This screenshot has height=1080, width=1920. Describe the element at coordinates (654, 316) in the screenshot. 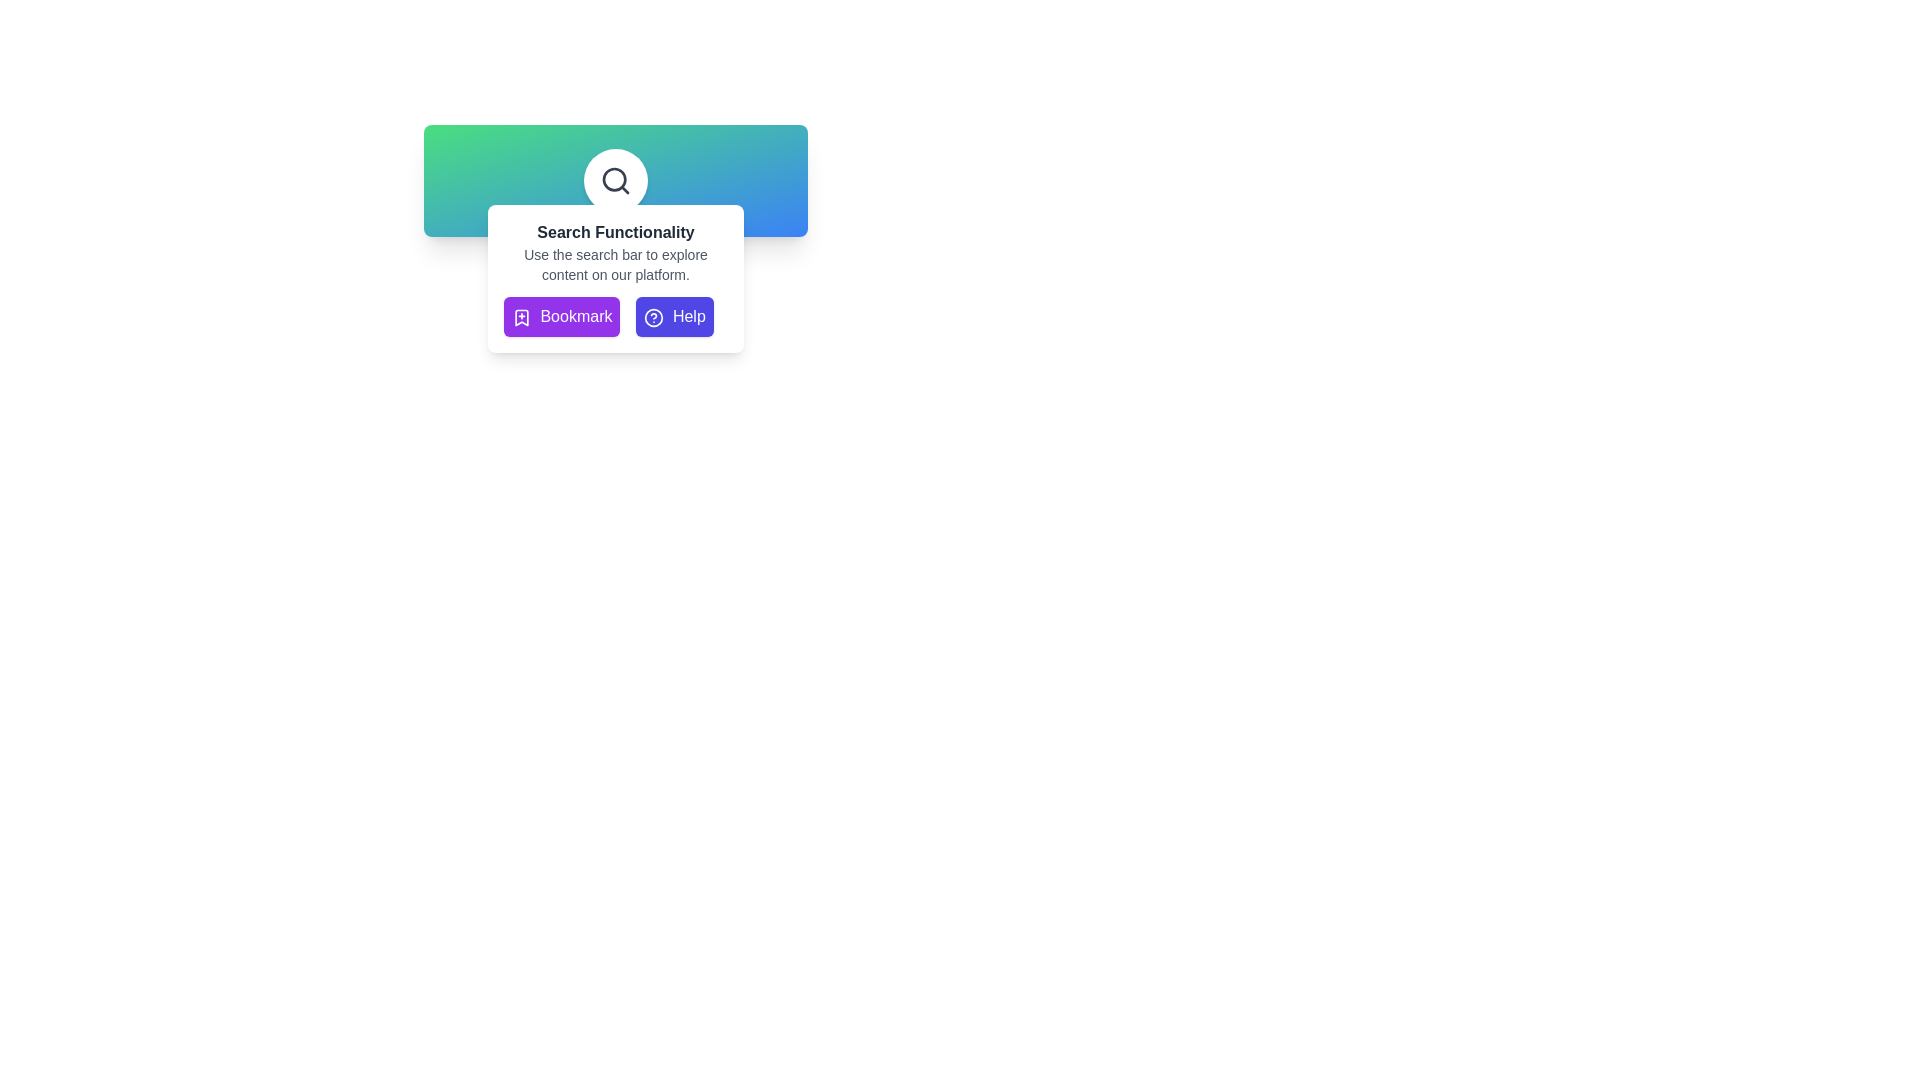

I see `the Help button icon, which serves as a visual indicator to provide help-related information or actions` at that location.